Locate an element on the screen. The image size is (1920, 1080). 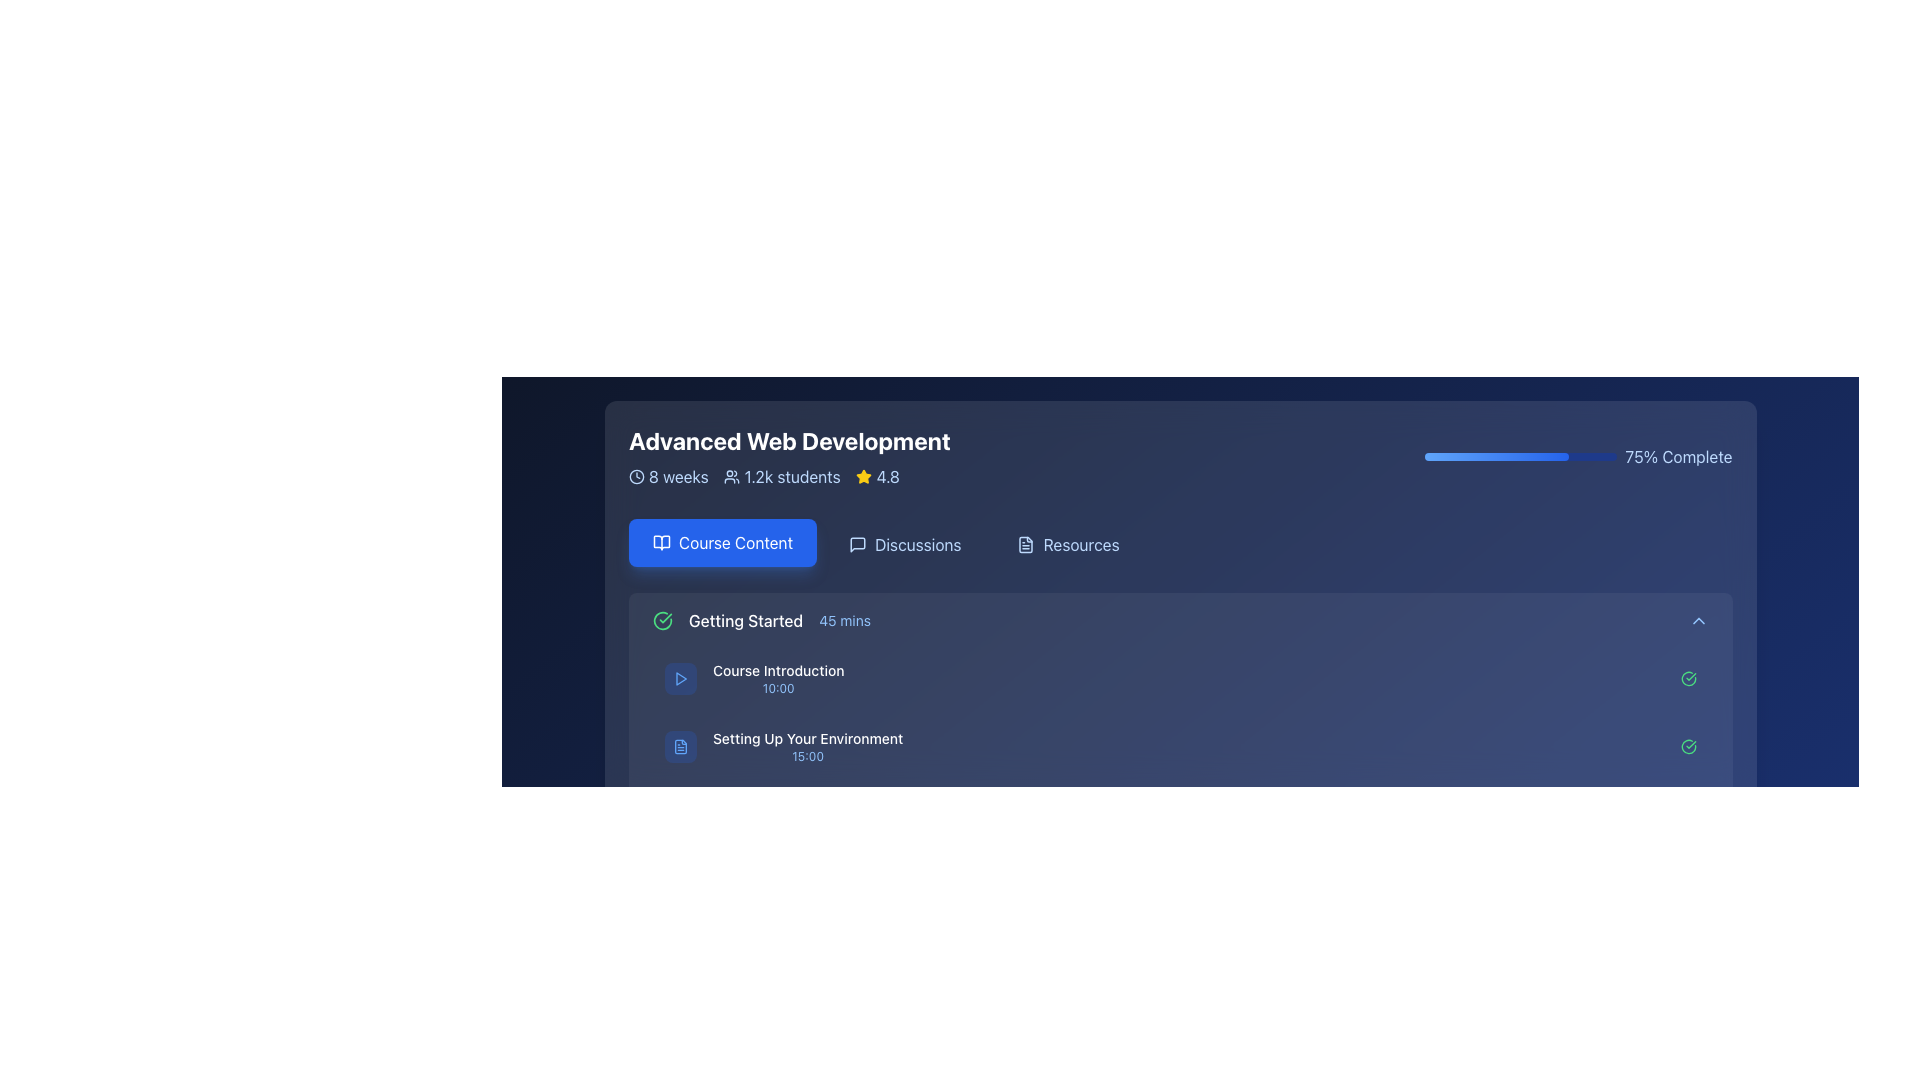
the rectangular icon with a subtle blue background and a file-like symbol, located to the left of the 'Setting Up Your Environment' list item in the 'Advanced Web Development' section to possibly see more details or a tooltip is located at coordinates (680, 747).